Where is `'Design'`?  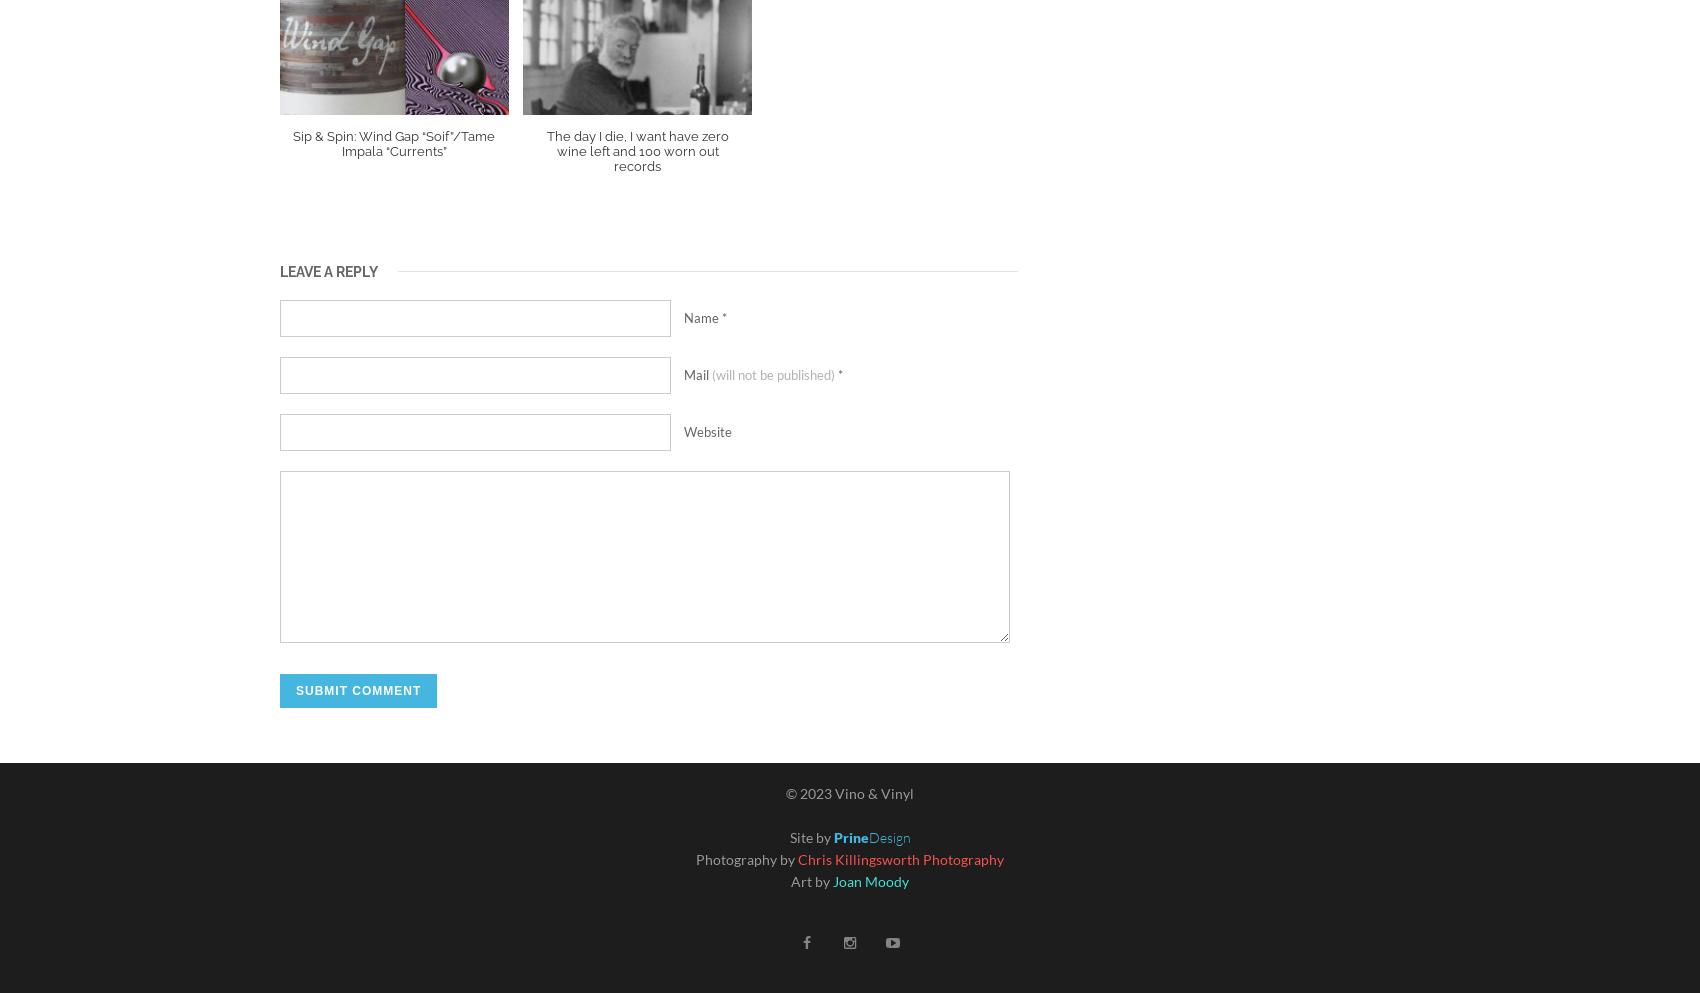 'Design' is located at coordinates (888, 836).